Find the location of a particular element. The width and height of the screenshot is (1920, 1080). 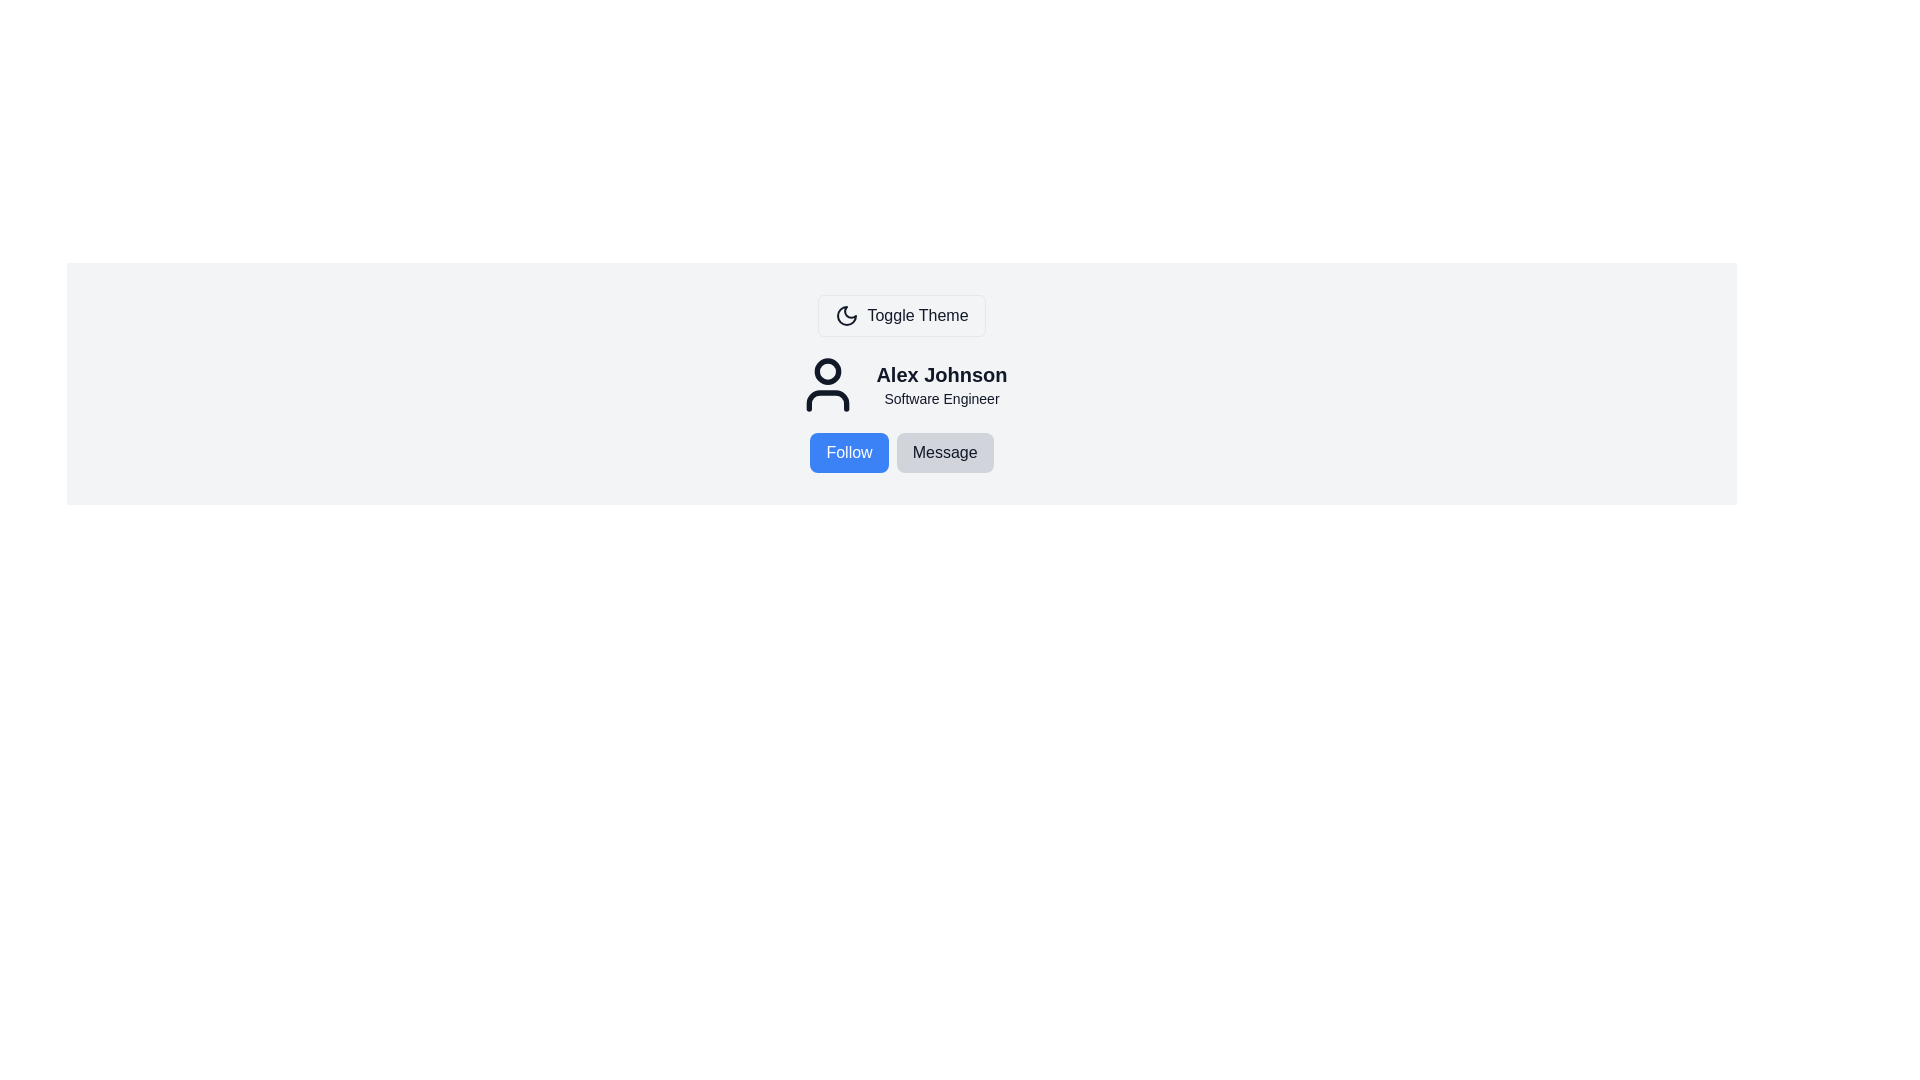

the follow button located beneath the profile information to change its background color is located at coordinates (849, 452).